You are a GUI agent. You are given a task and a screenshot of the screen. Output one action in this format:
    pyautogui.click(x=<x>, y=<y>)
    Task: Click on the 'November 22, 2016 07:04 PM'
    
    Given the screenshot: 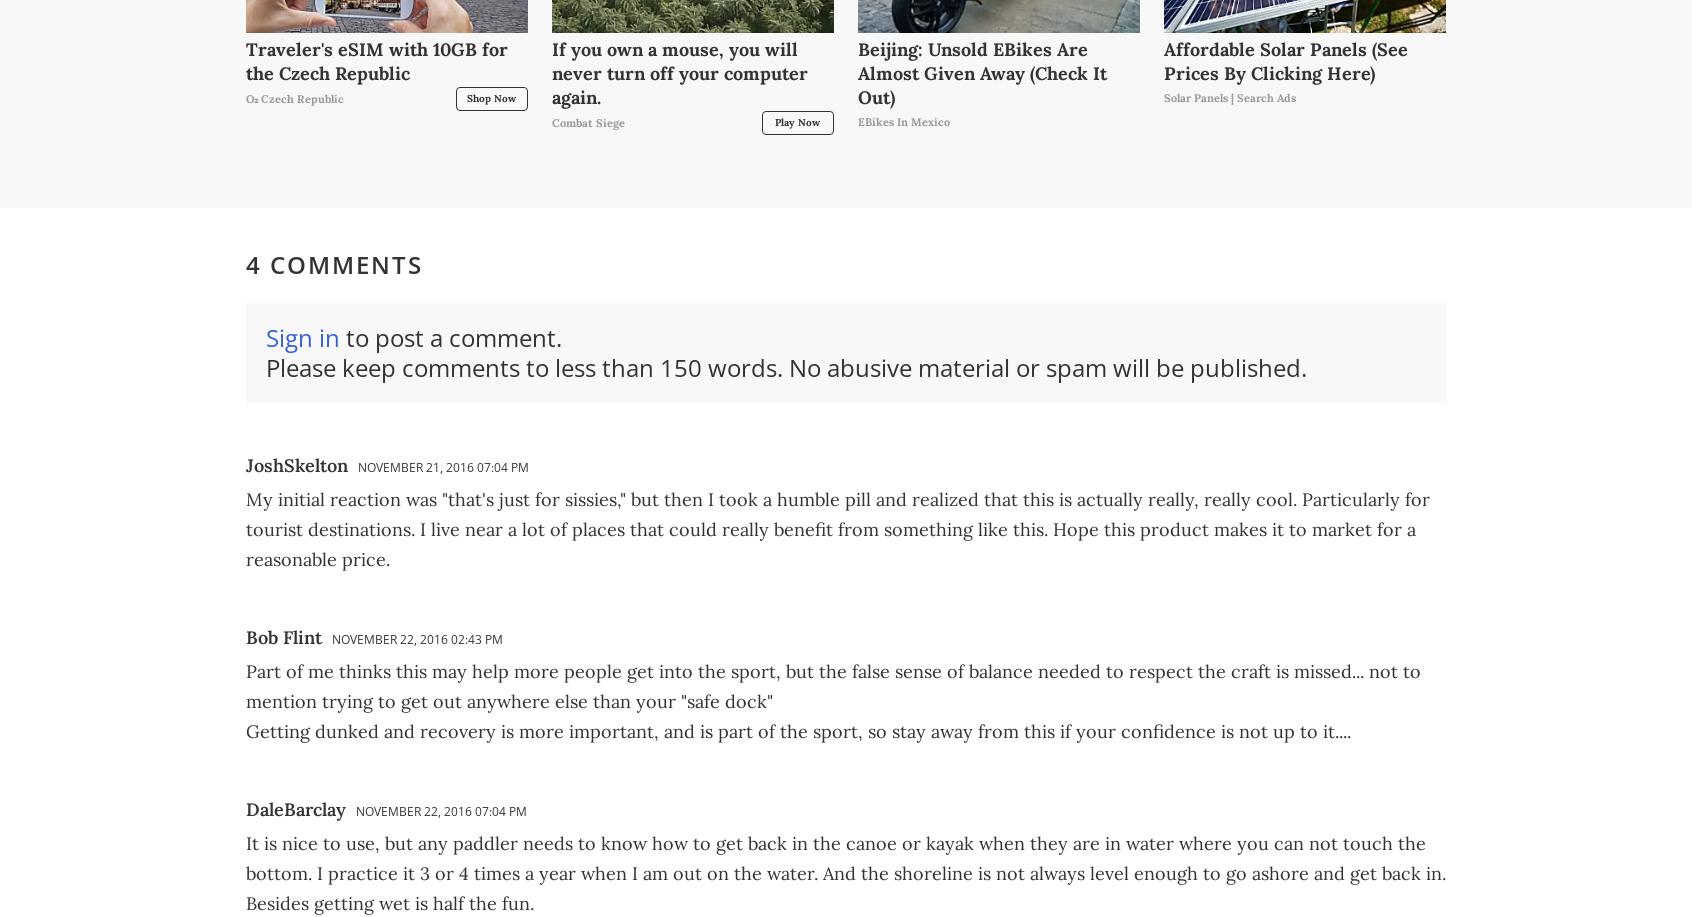 What is the action you would take?
    pyautogui.click(x=440, y=810)
    